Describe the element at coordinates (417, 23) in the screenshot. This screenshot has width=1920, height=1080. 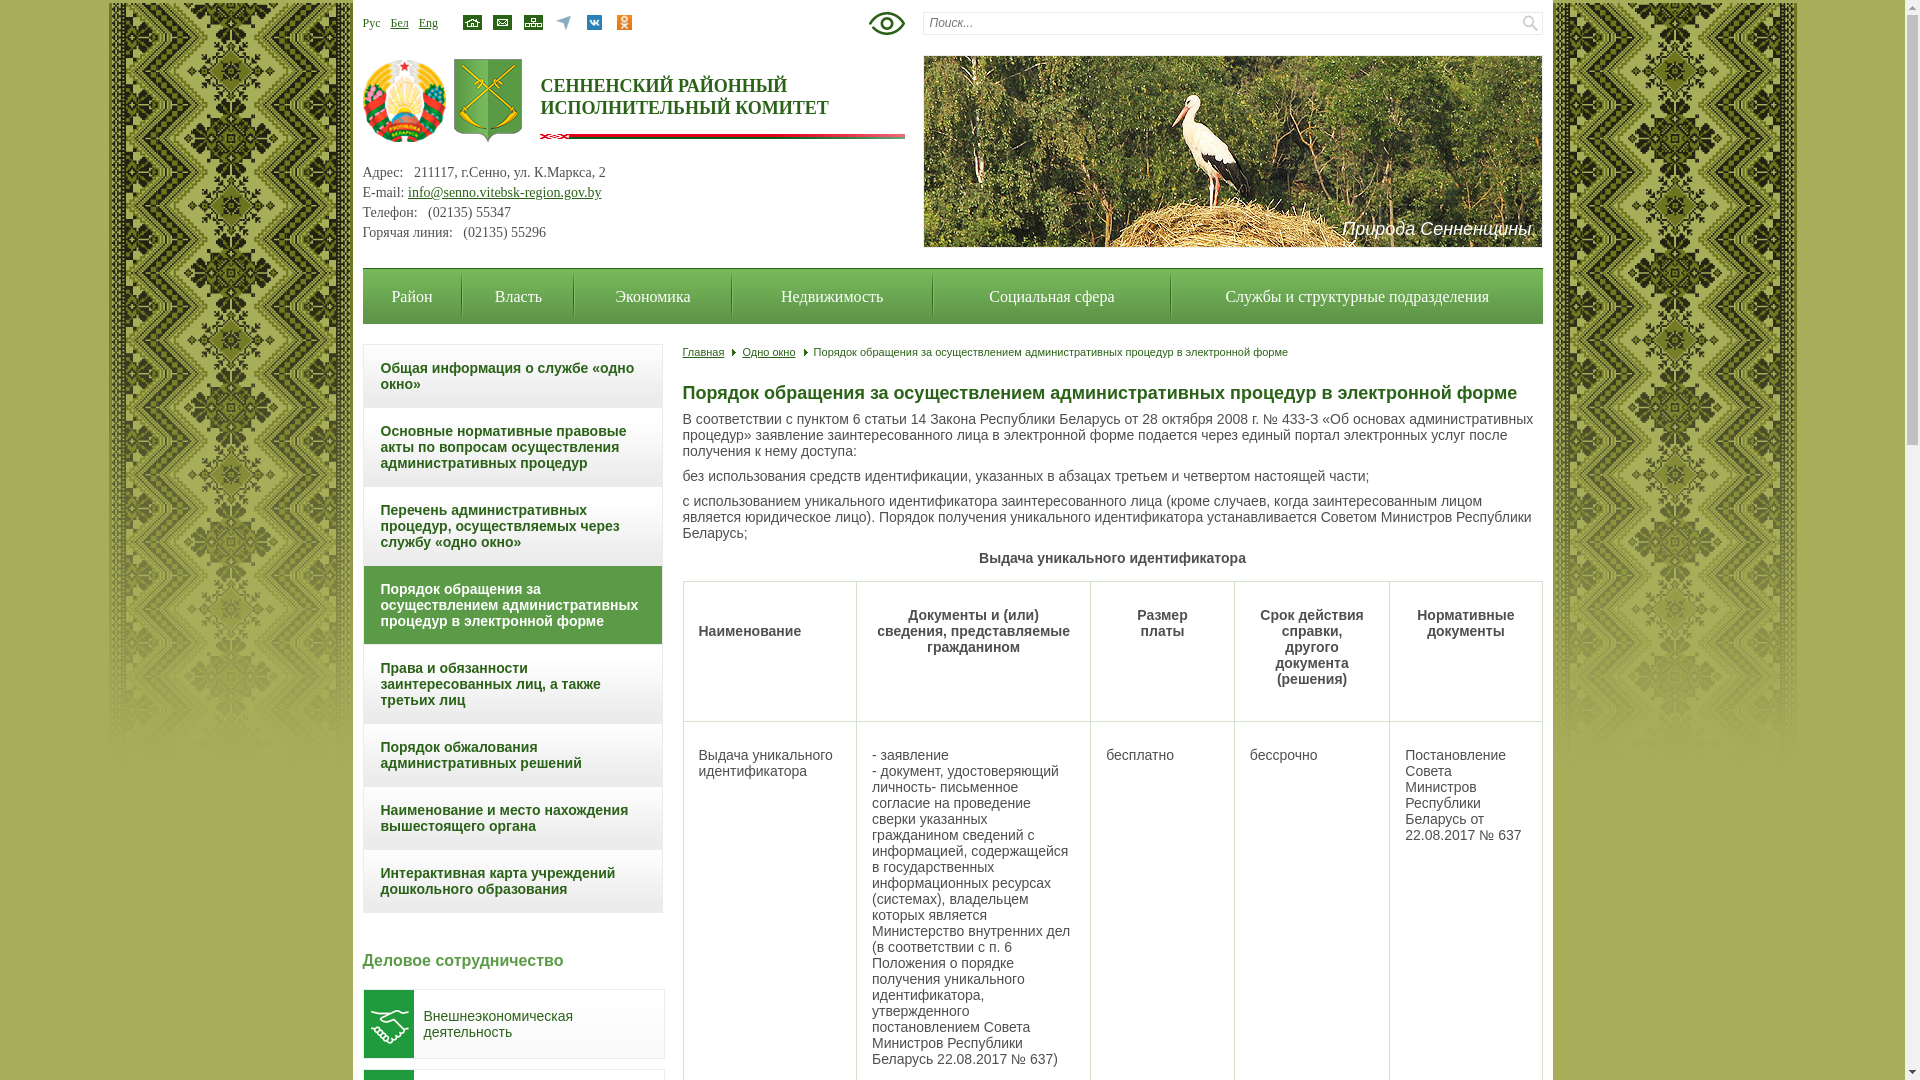
I see `'Eng'` at that location.